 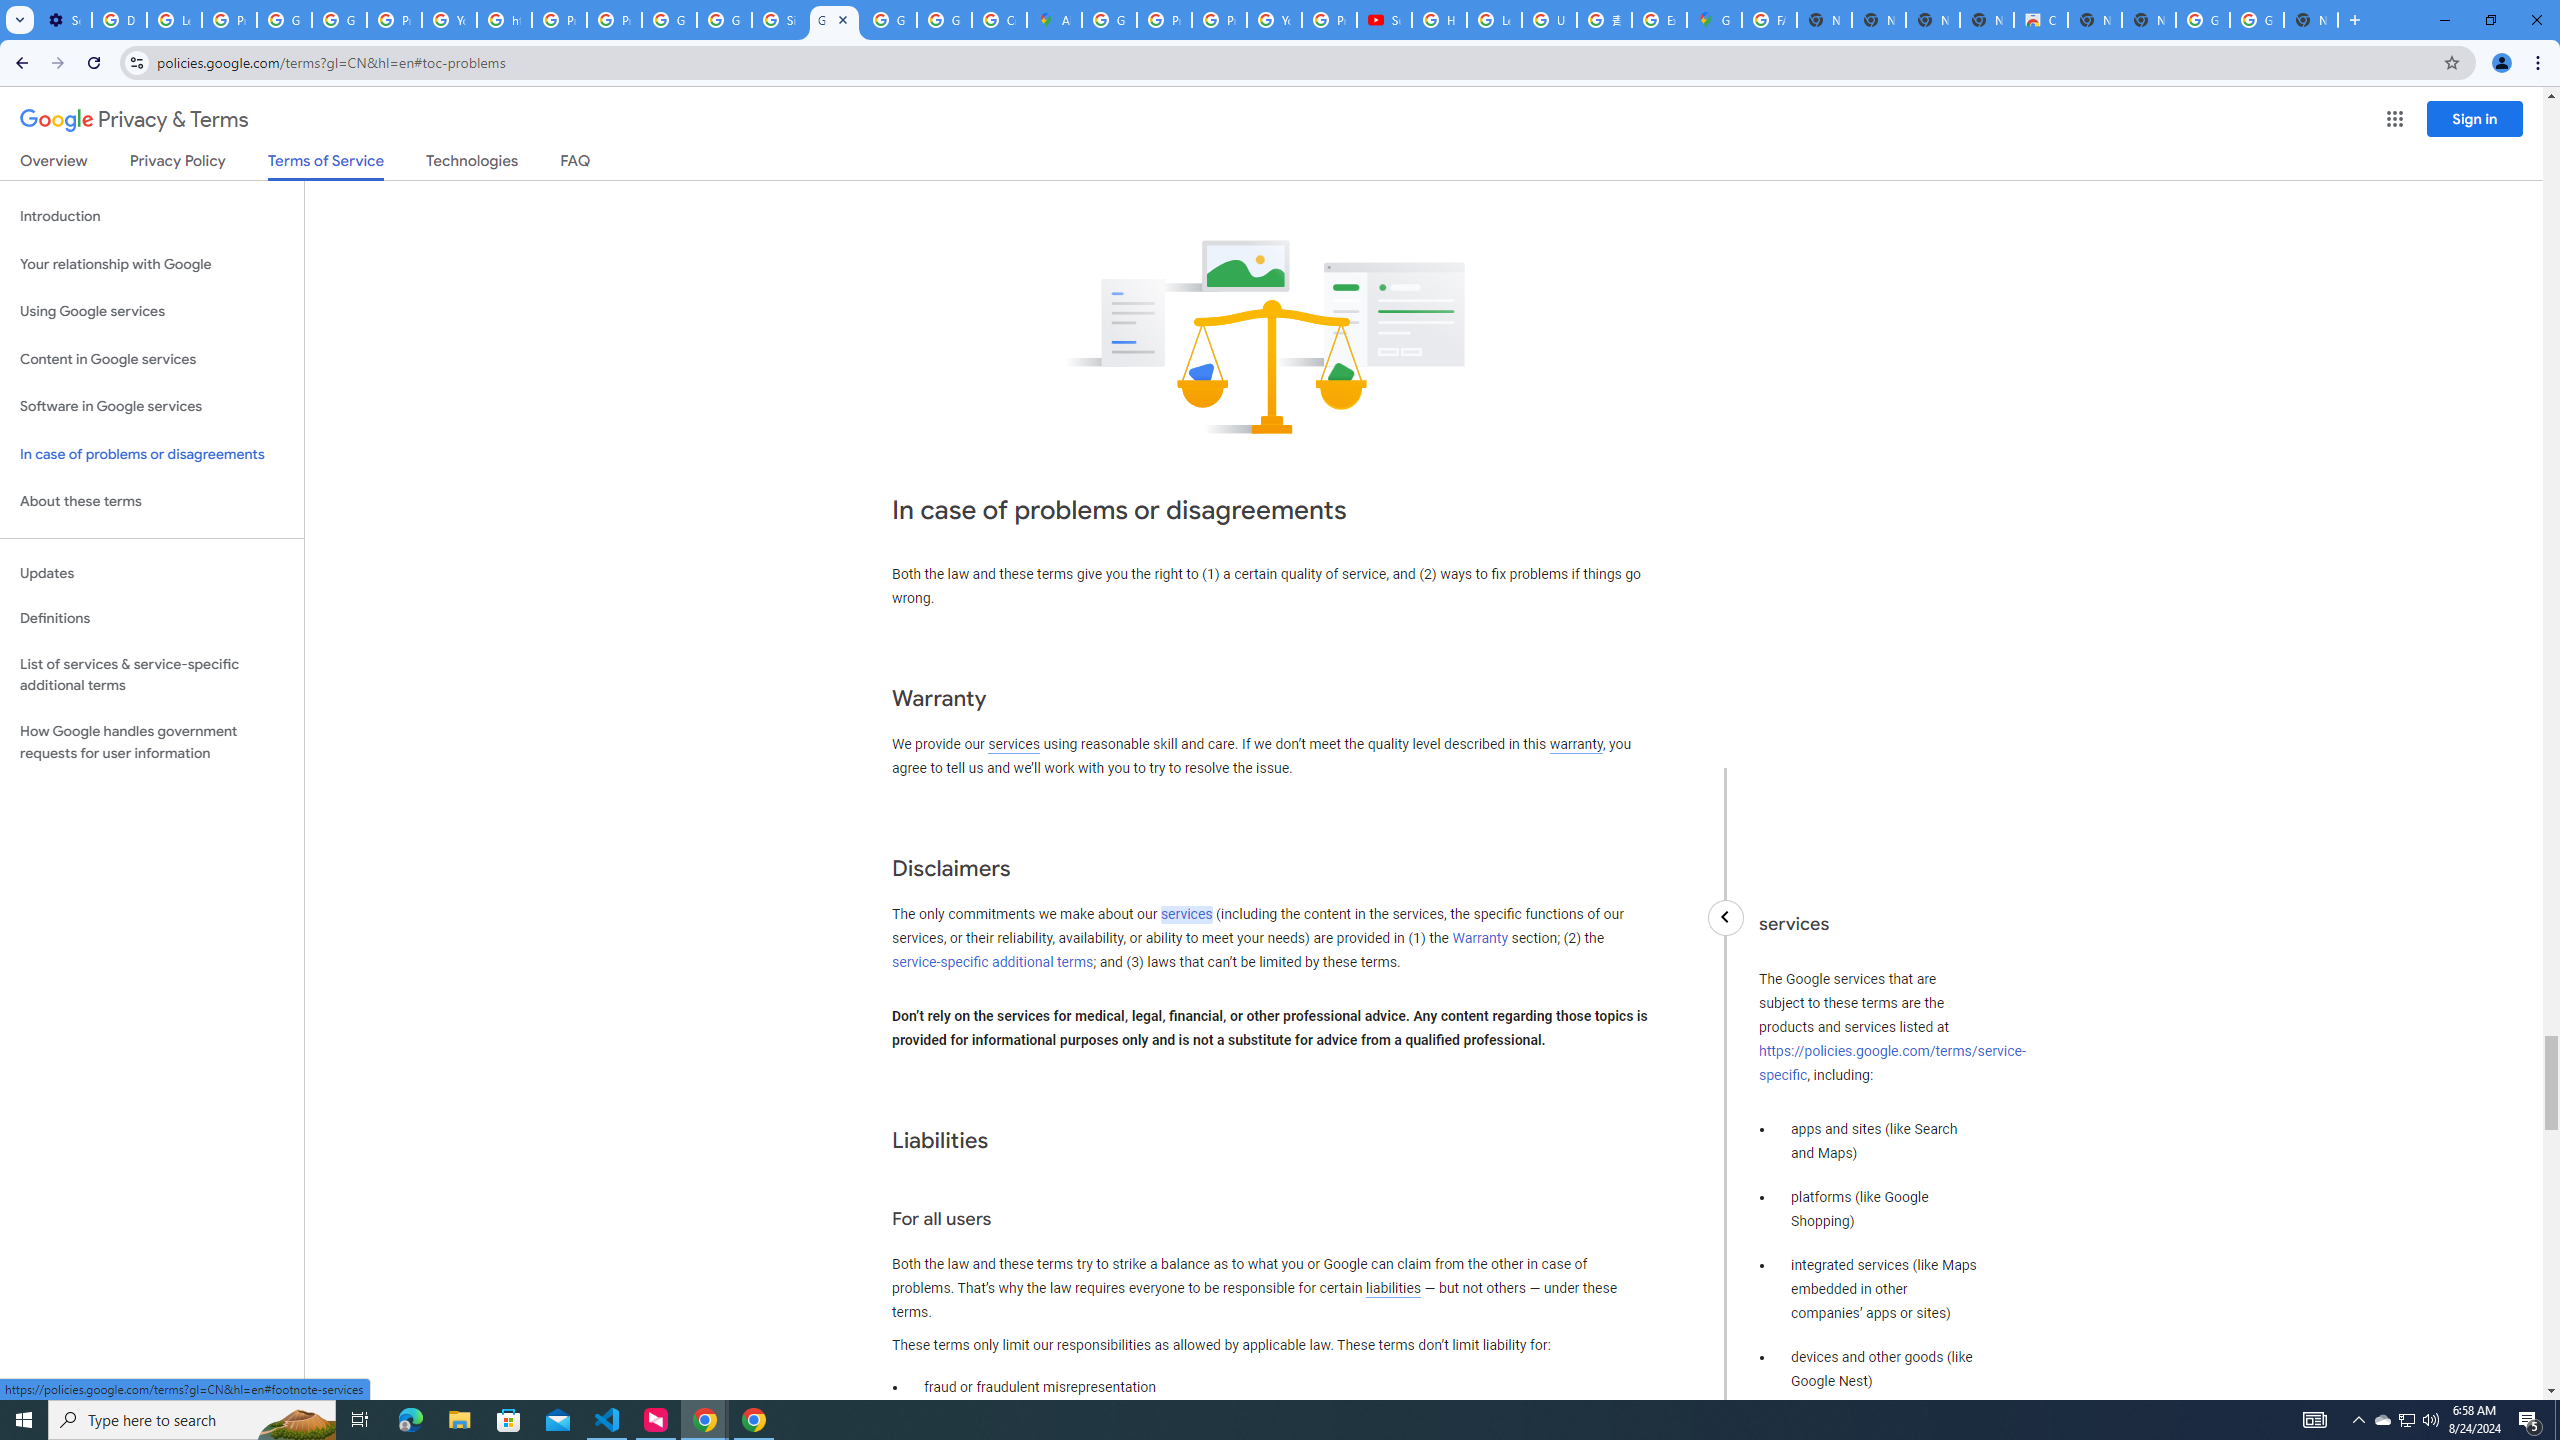 I want to click on 'Google Account Help', so click(x=284, y=19).